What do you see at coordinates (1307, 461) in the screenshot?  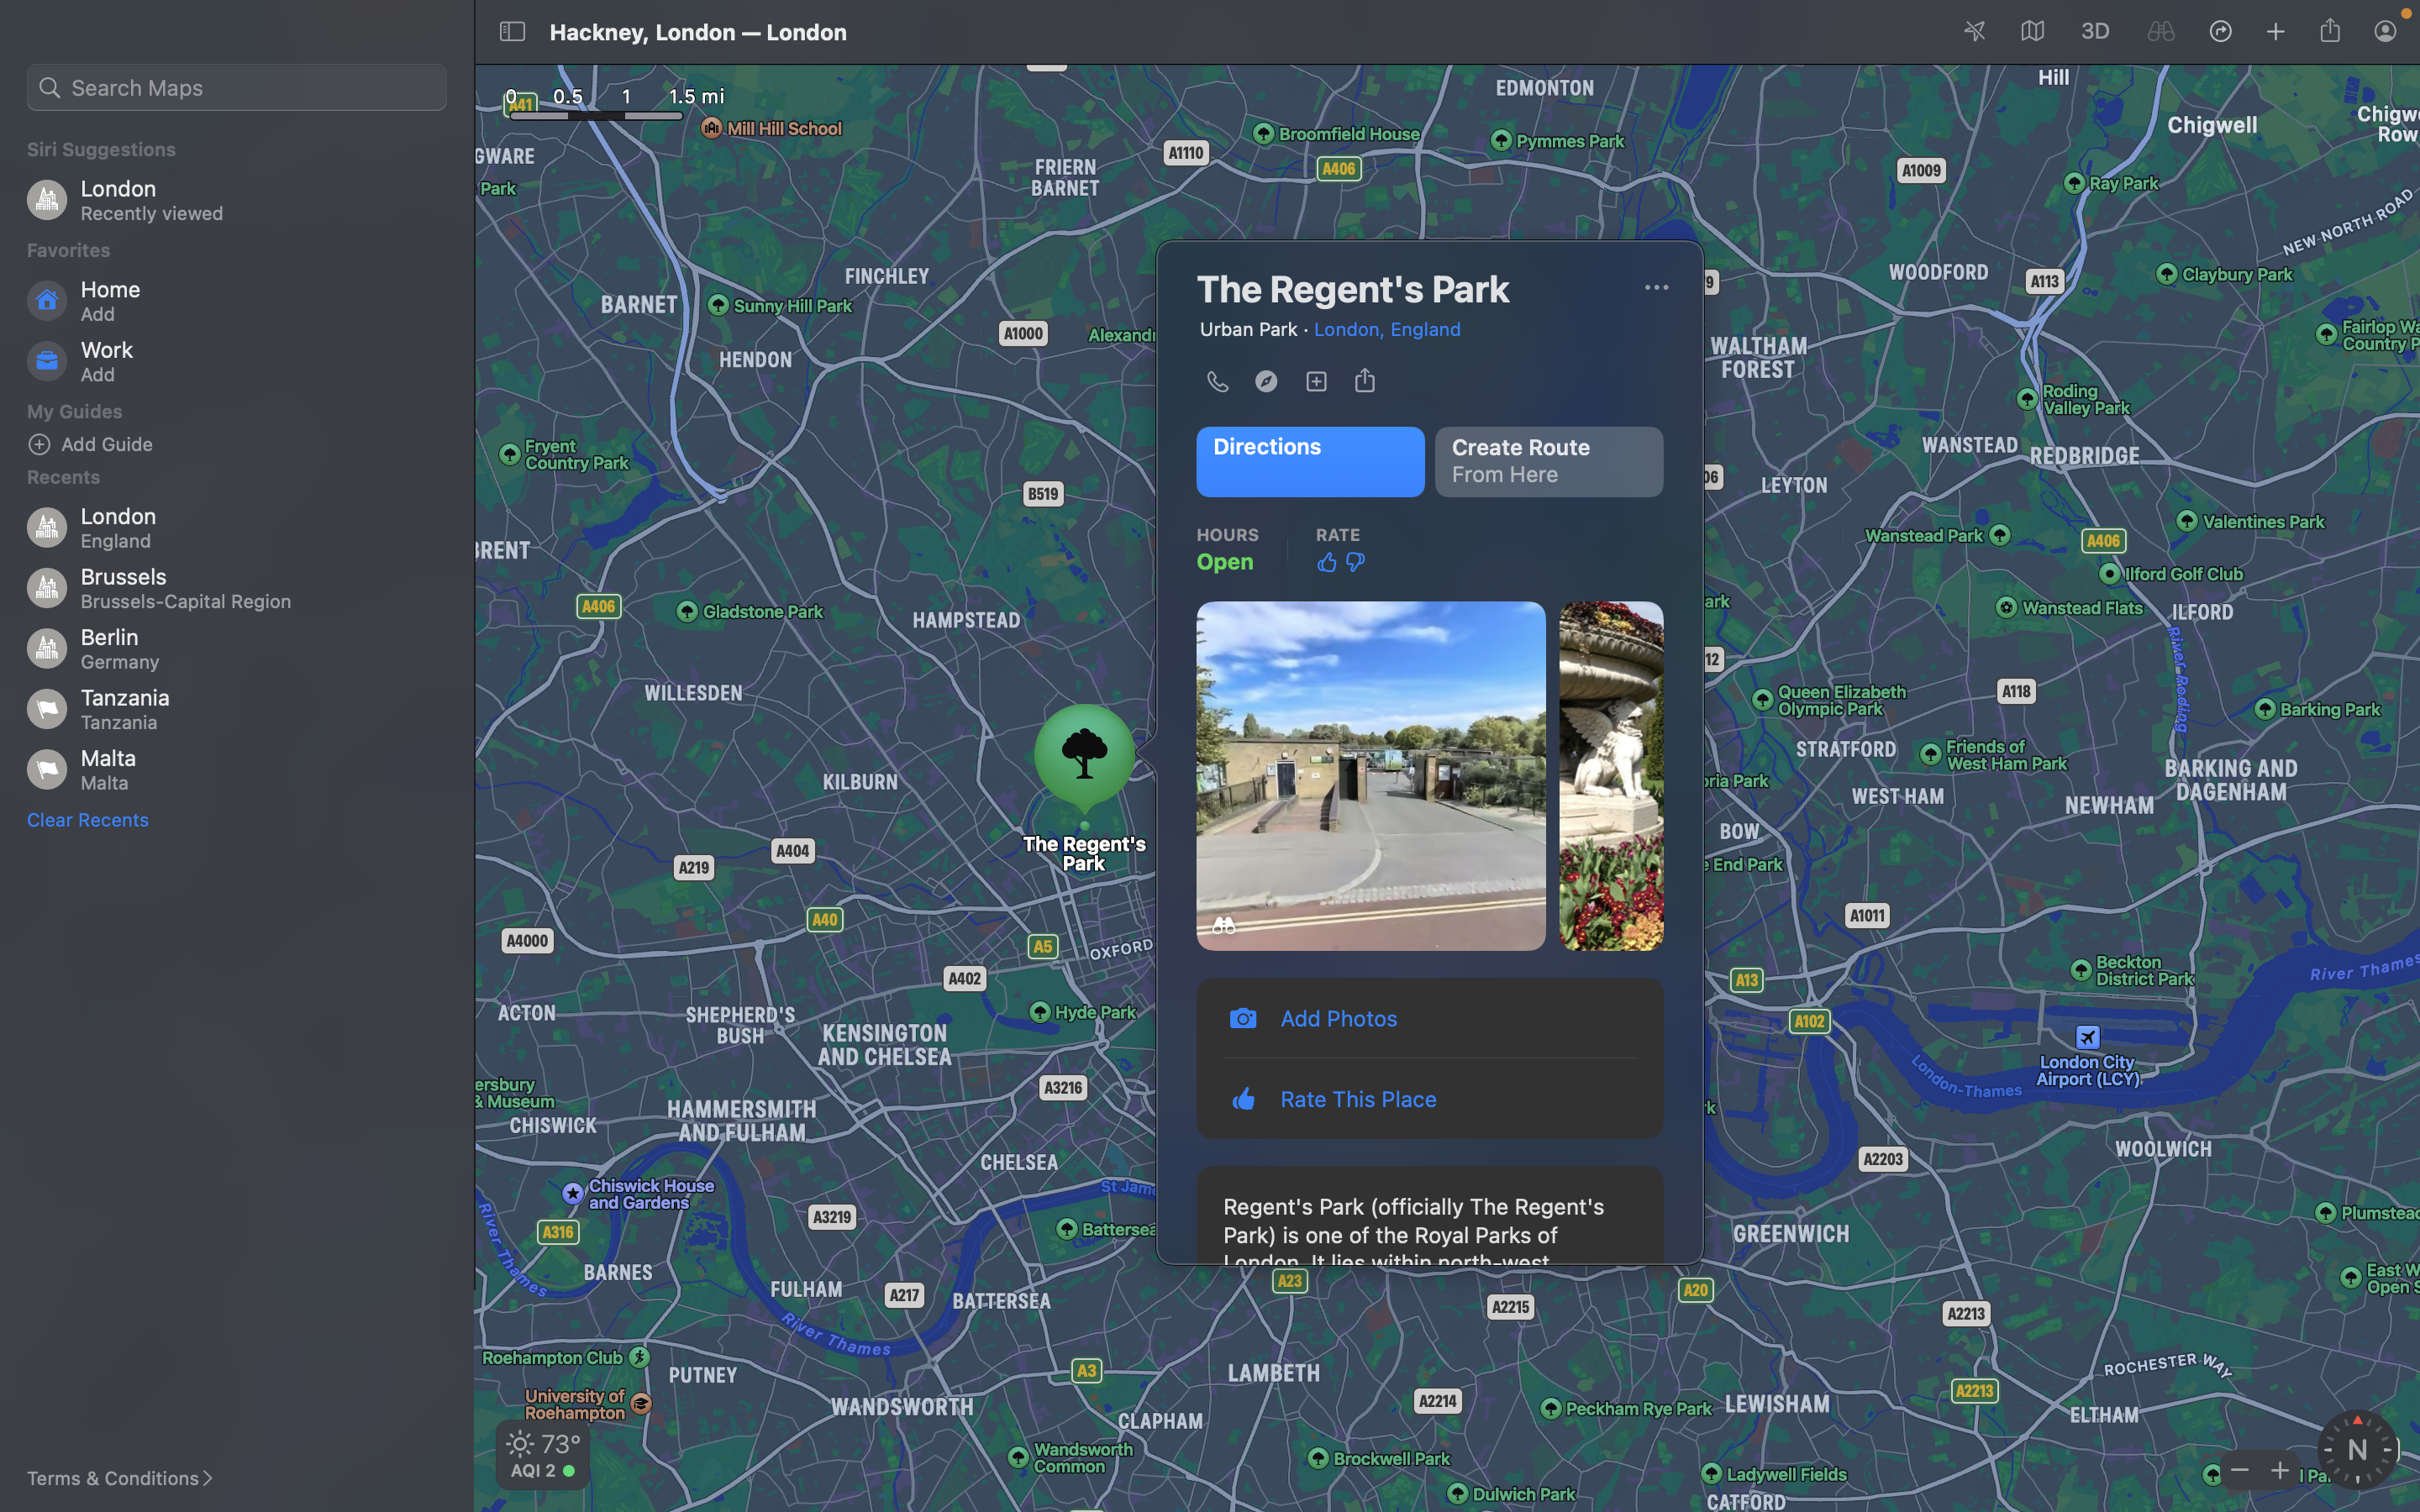 I see `Identify the course to the Regent"s path` at bounding box center [1307, 461].